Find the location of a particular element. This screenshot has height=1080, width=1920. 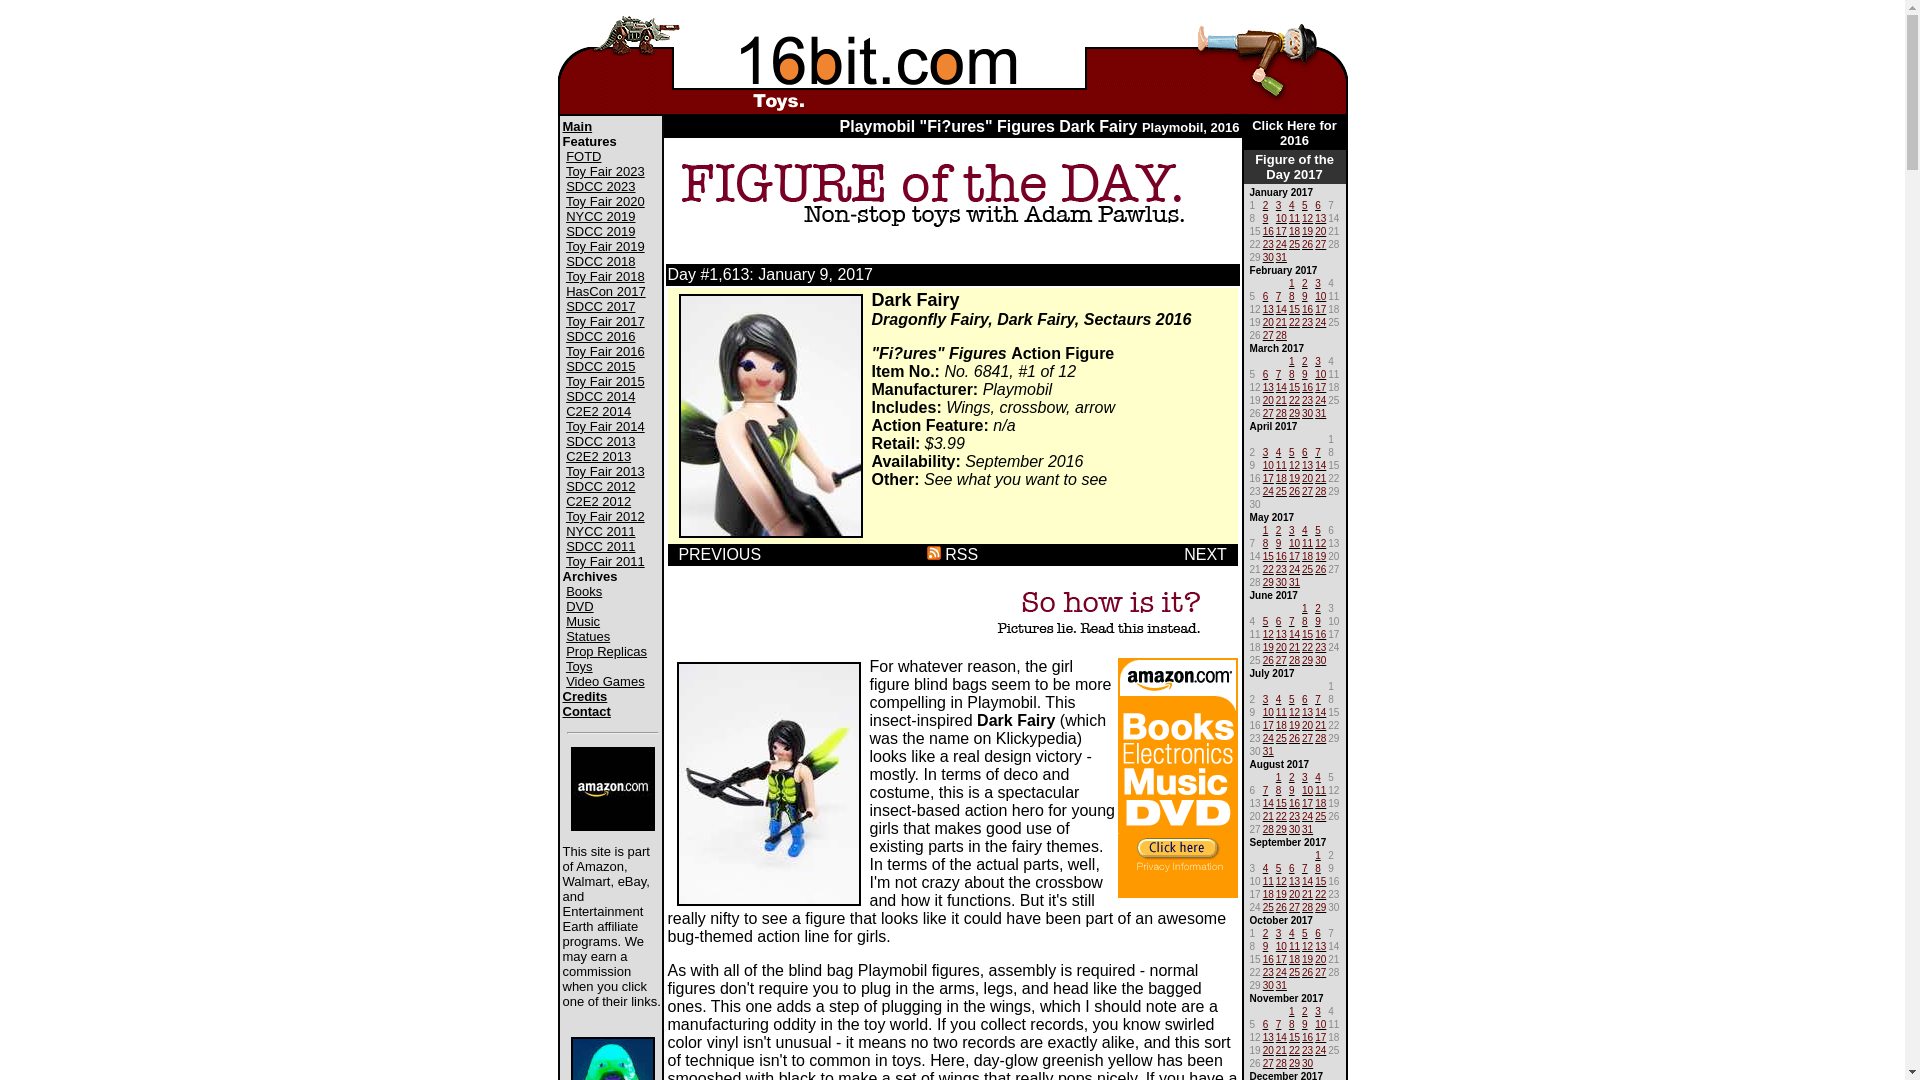

'9' is located at coordinates (1265, 216).